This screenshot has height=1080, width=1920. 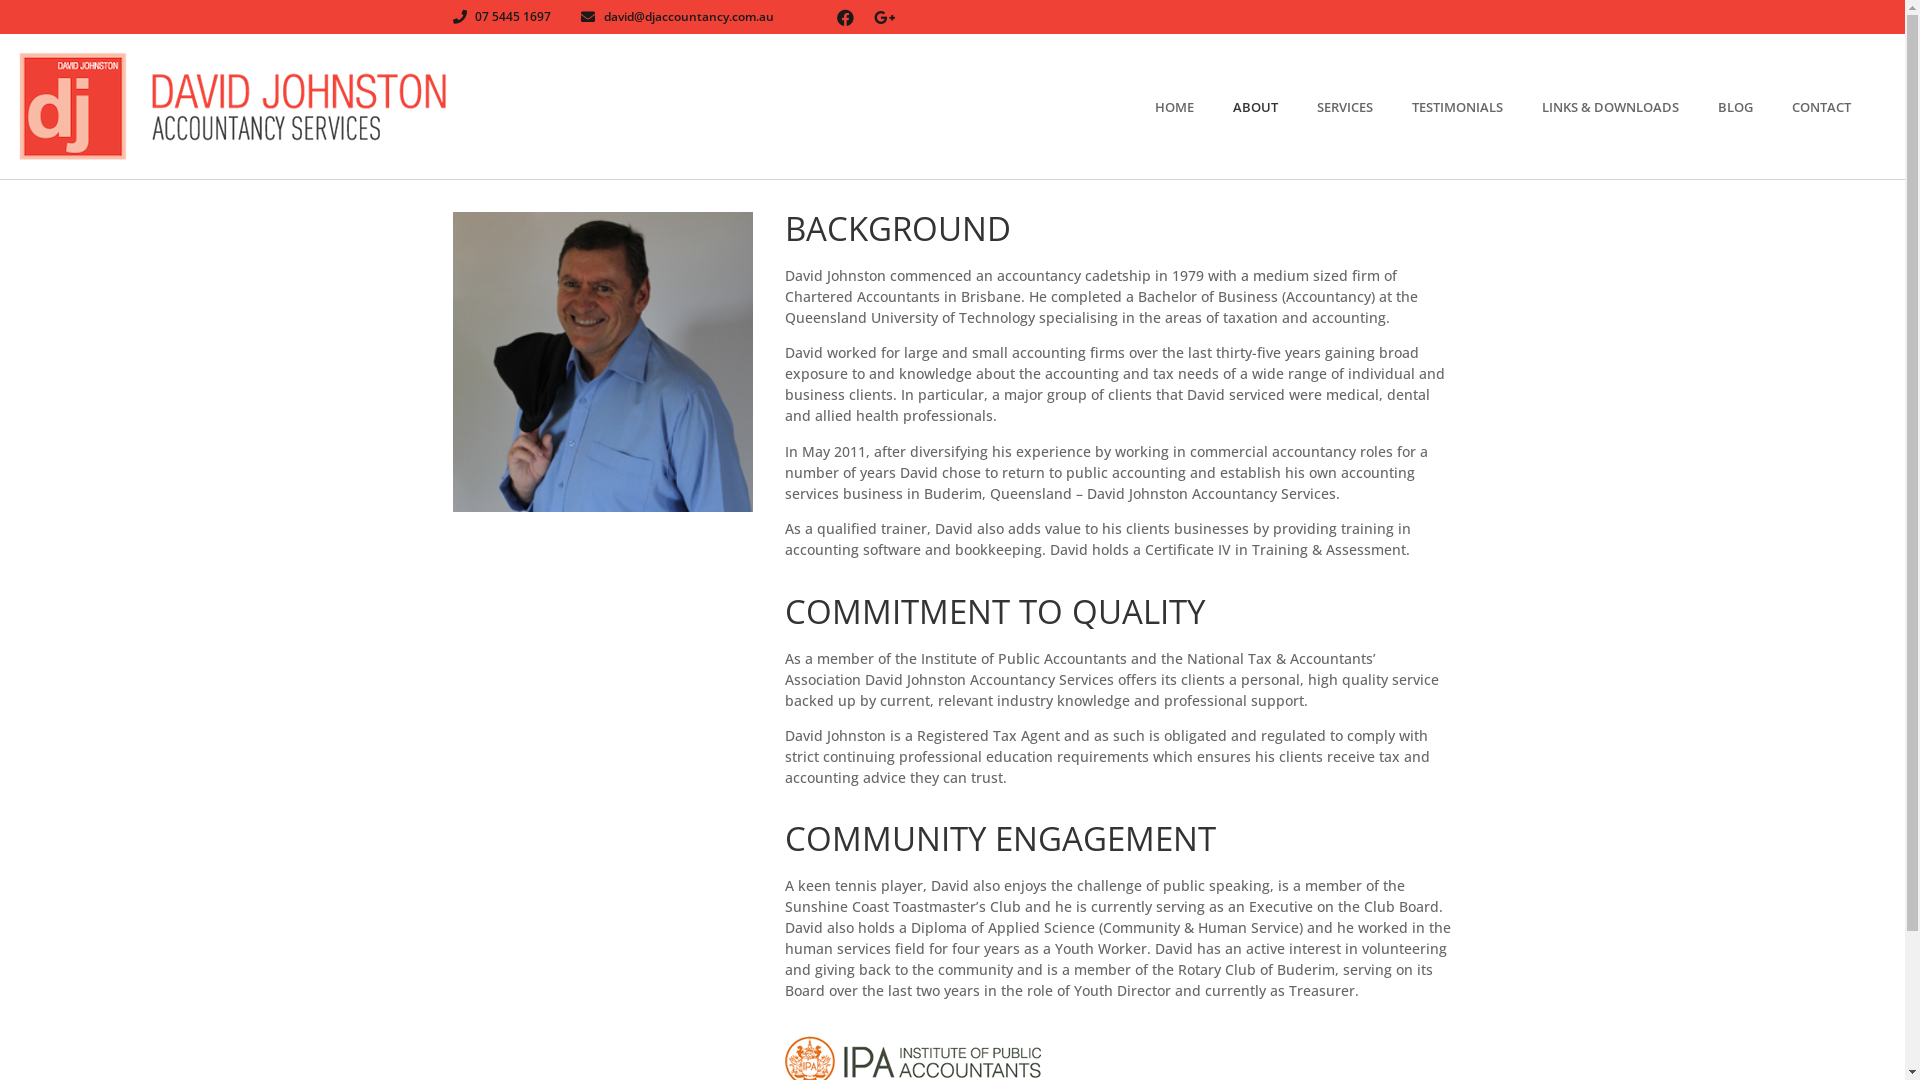 I want to click on '07 5445 1697', so click(x=450, y=16).